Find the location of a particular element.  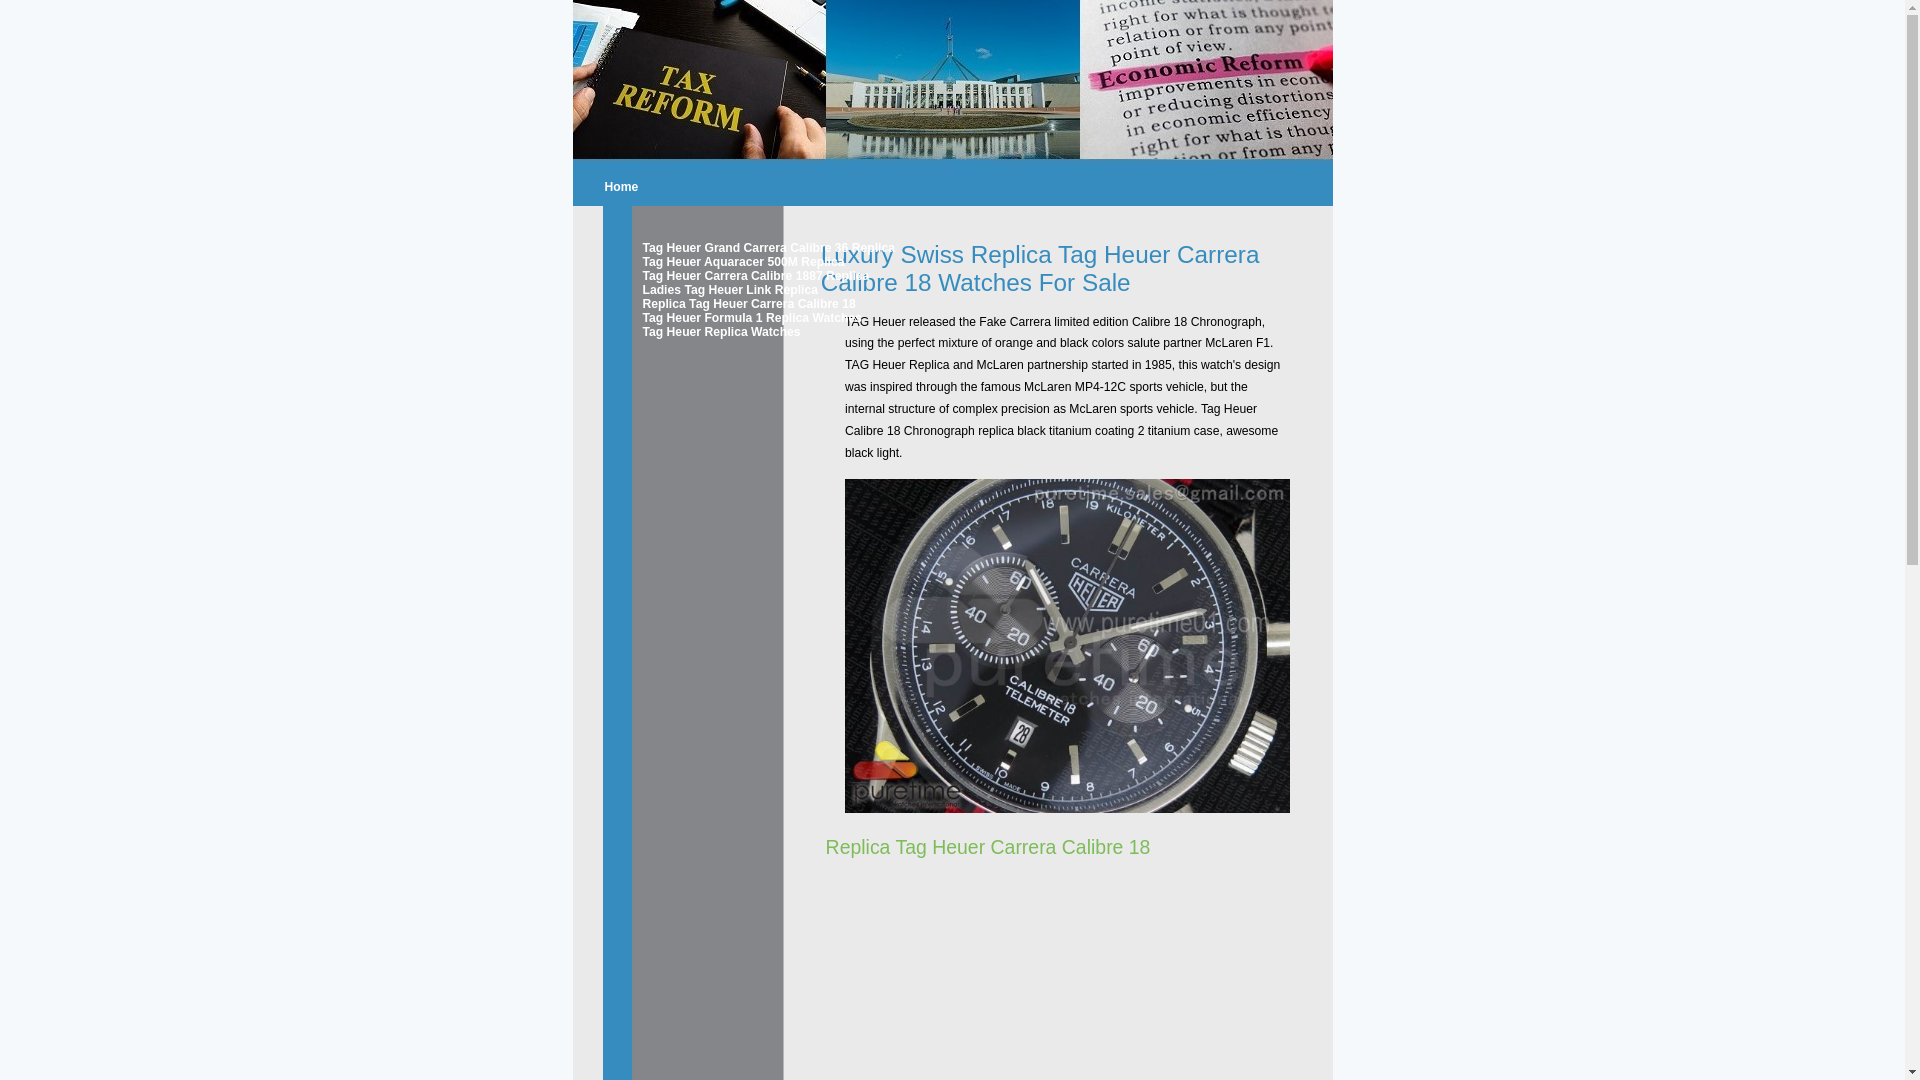

'Tag Heuer Carrera Calibre 1887 Replica' is located at coordinates (711, 276).